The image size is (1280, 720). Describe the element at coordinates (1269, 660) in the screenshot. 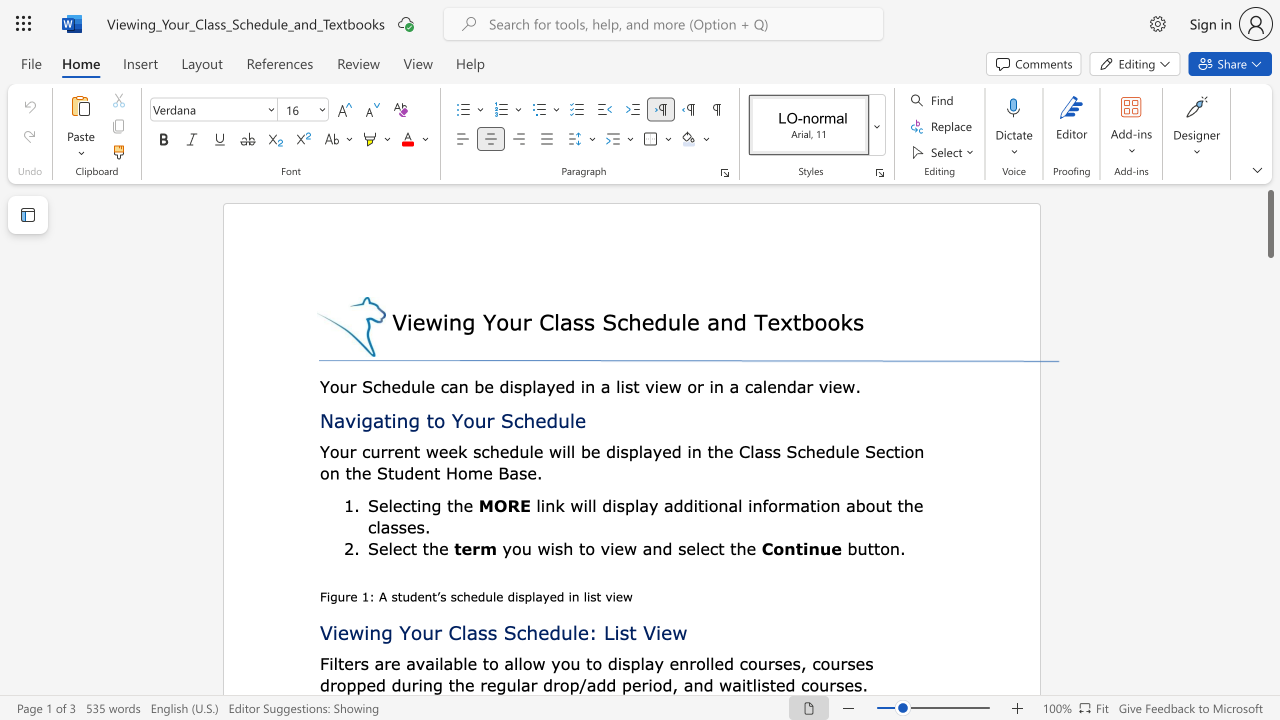

I see `the scrollbar to scroll downward` at that location.